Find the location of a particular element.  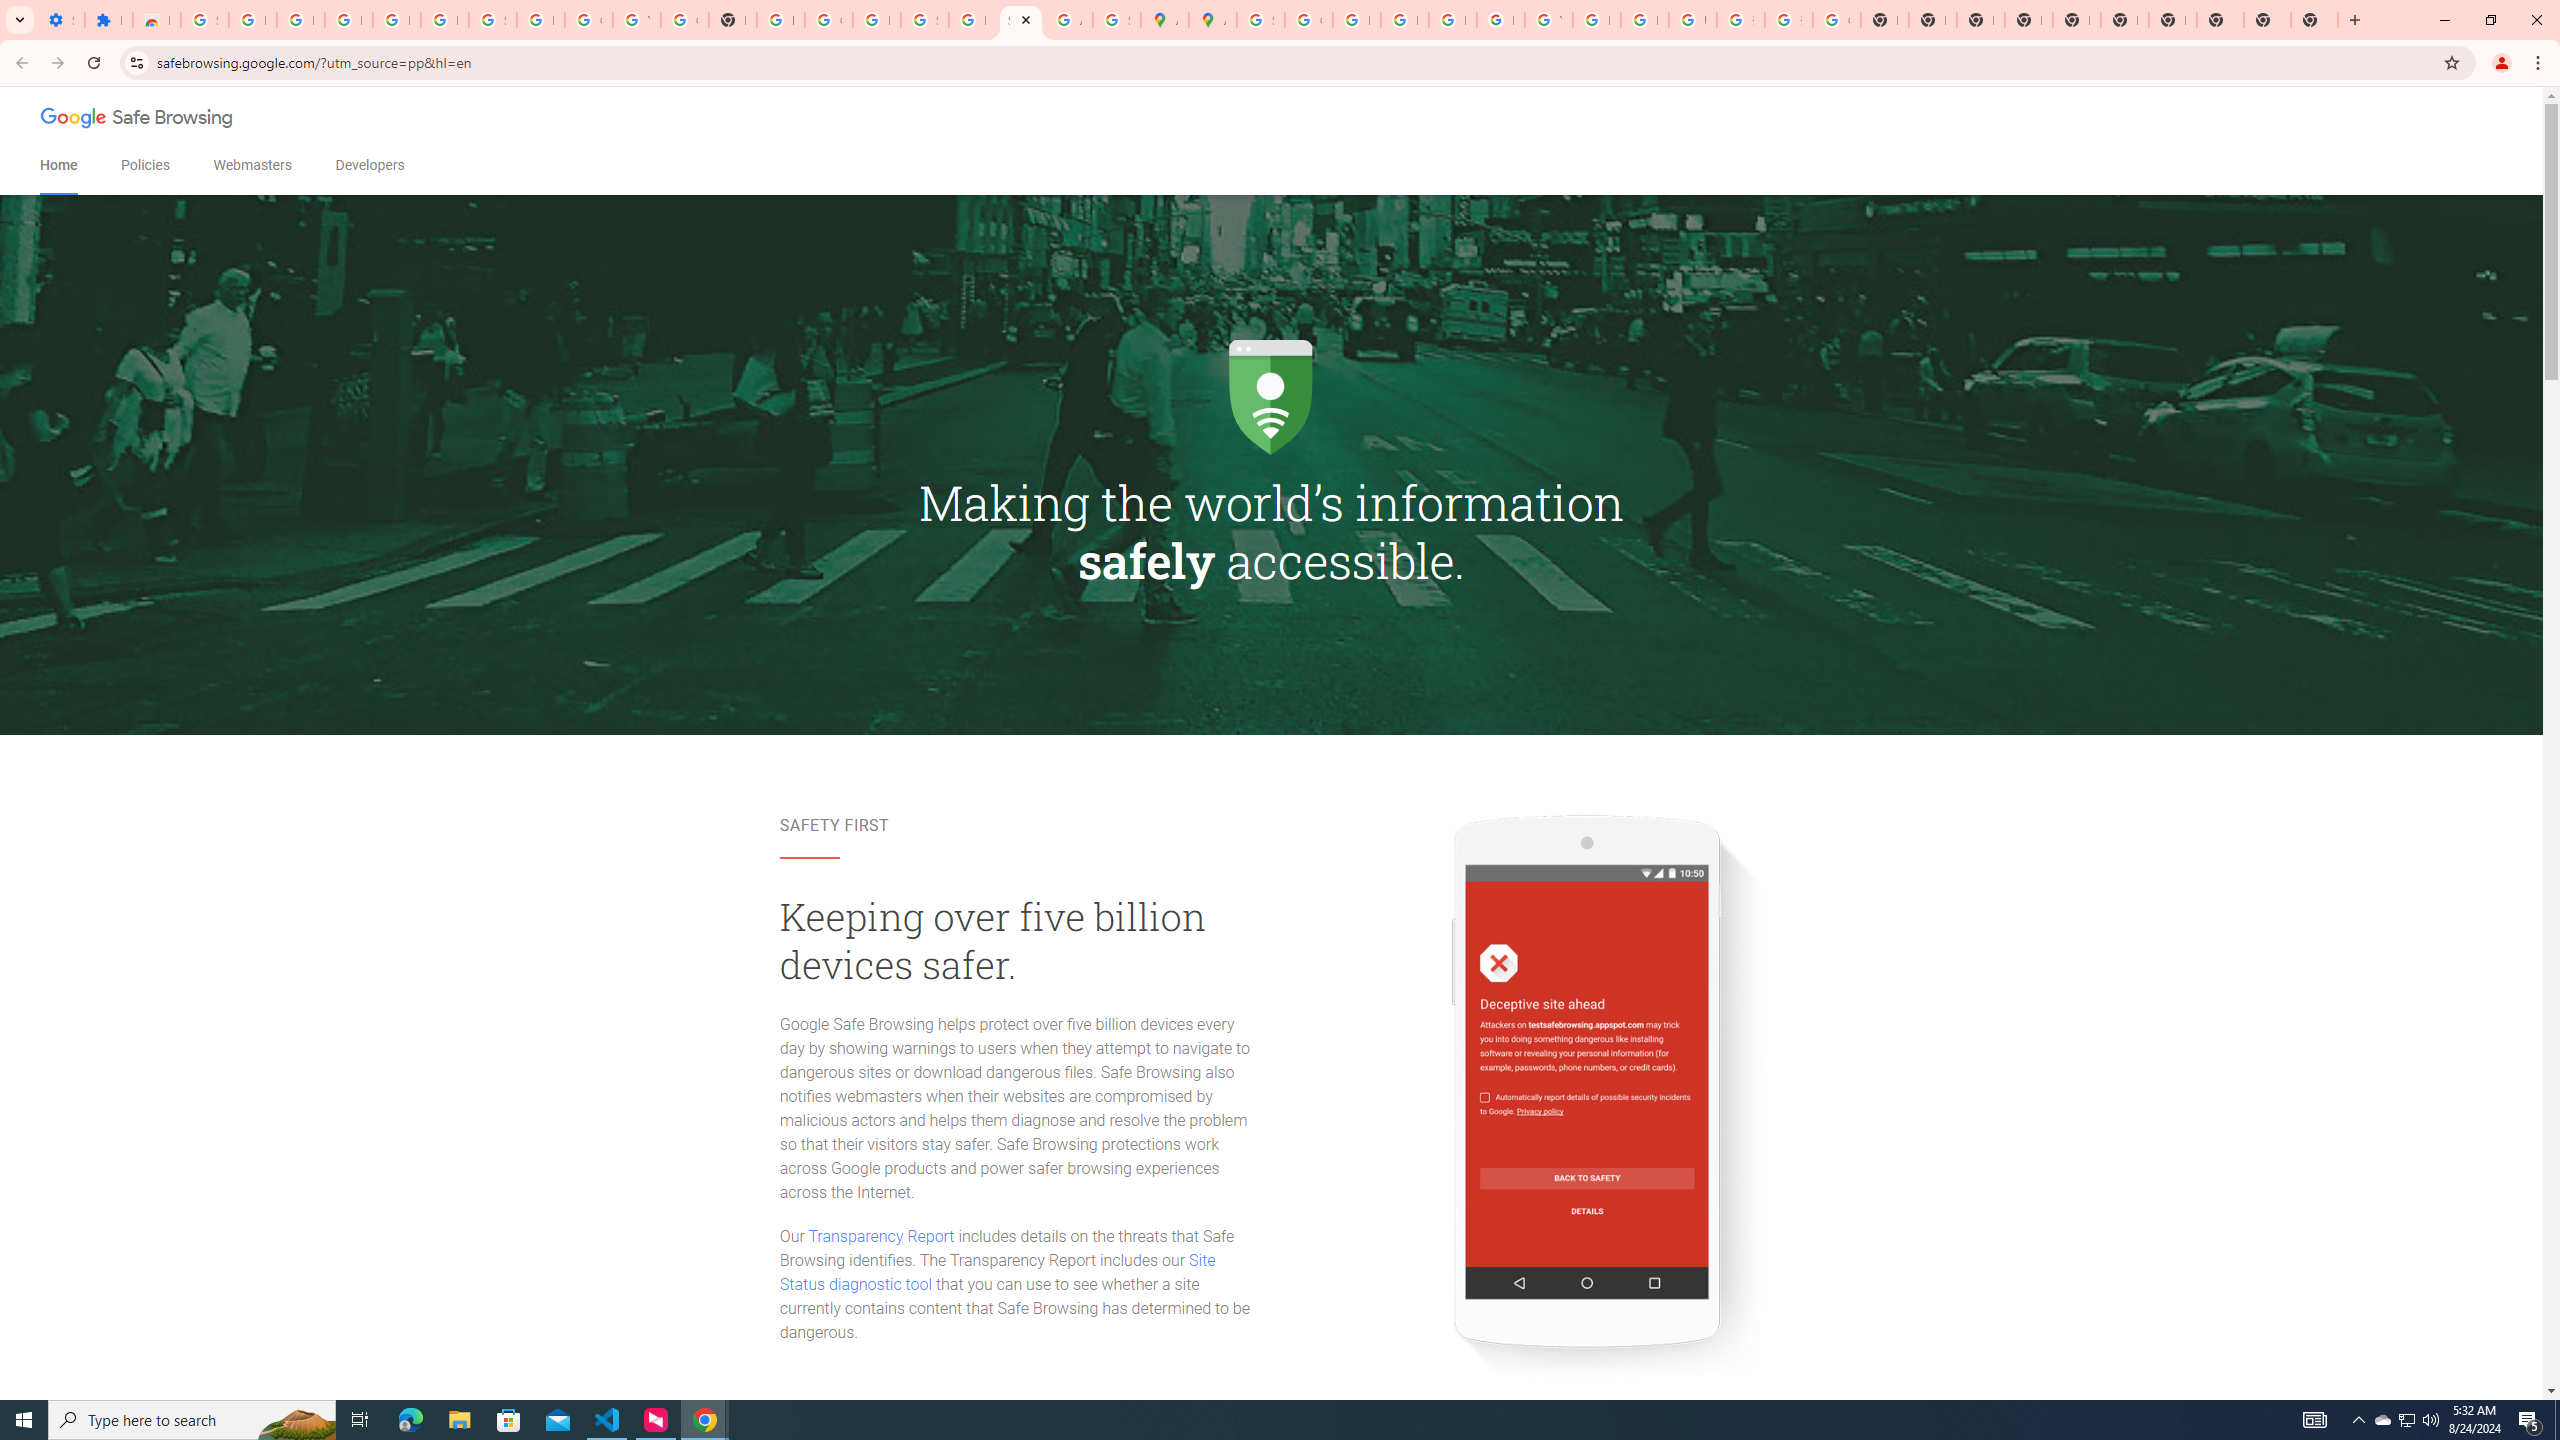

'Privacy Help Center - Policies Help' is located at coordinates (1405, 19).